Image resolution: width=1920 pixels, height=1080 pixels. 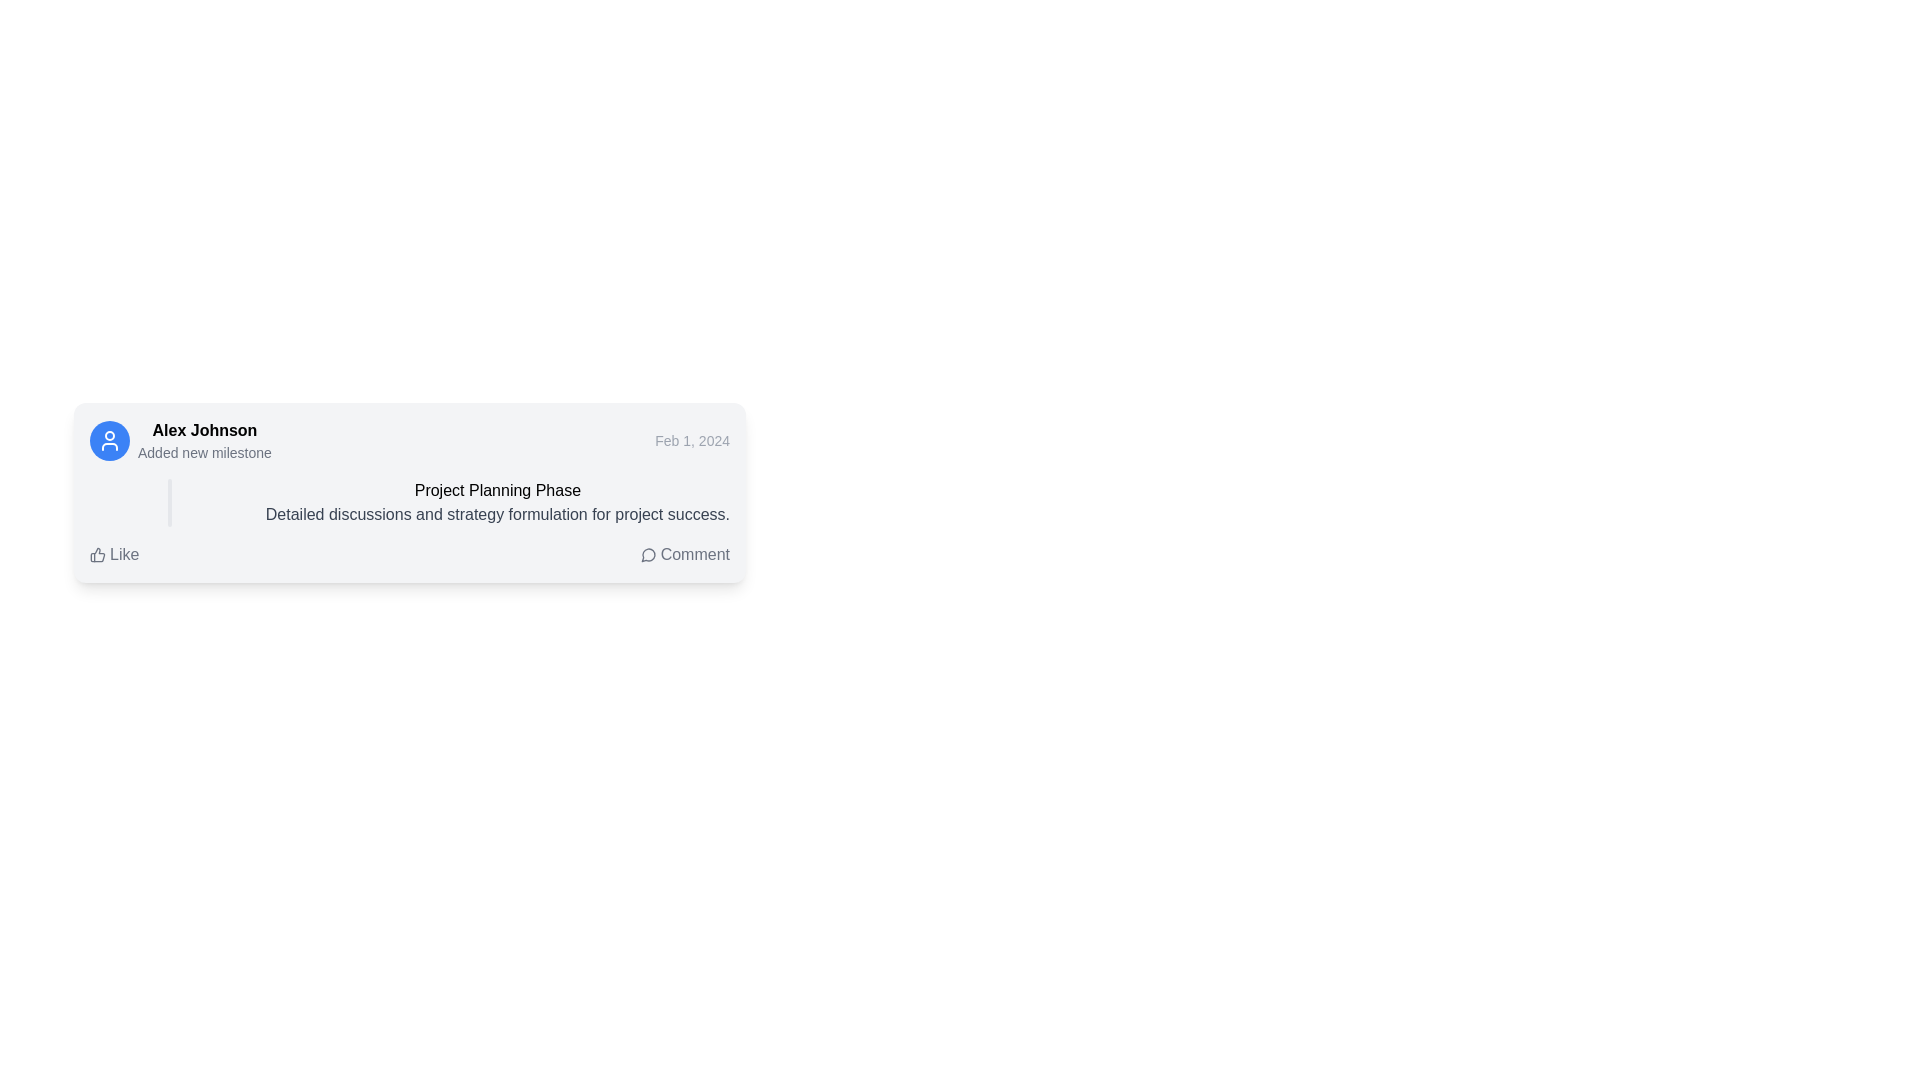 What do you see at coordinates (497, 501) in the screenshot?
I see `the Textual display component that contains the title 'Project Planning Phase' in medium-bold font and the description 'Detailed discussions and strategy formulation for project success' in smaller gray text` at bounding box center [497, 501].